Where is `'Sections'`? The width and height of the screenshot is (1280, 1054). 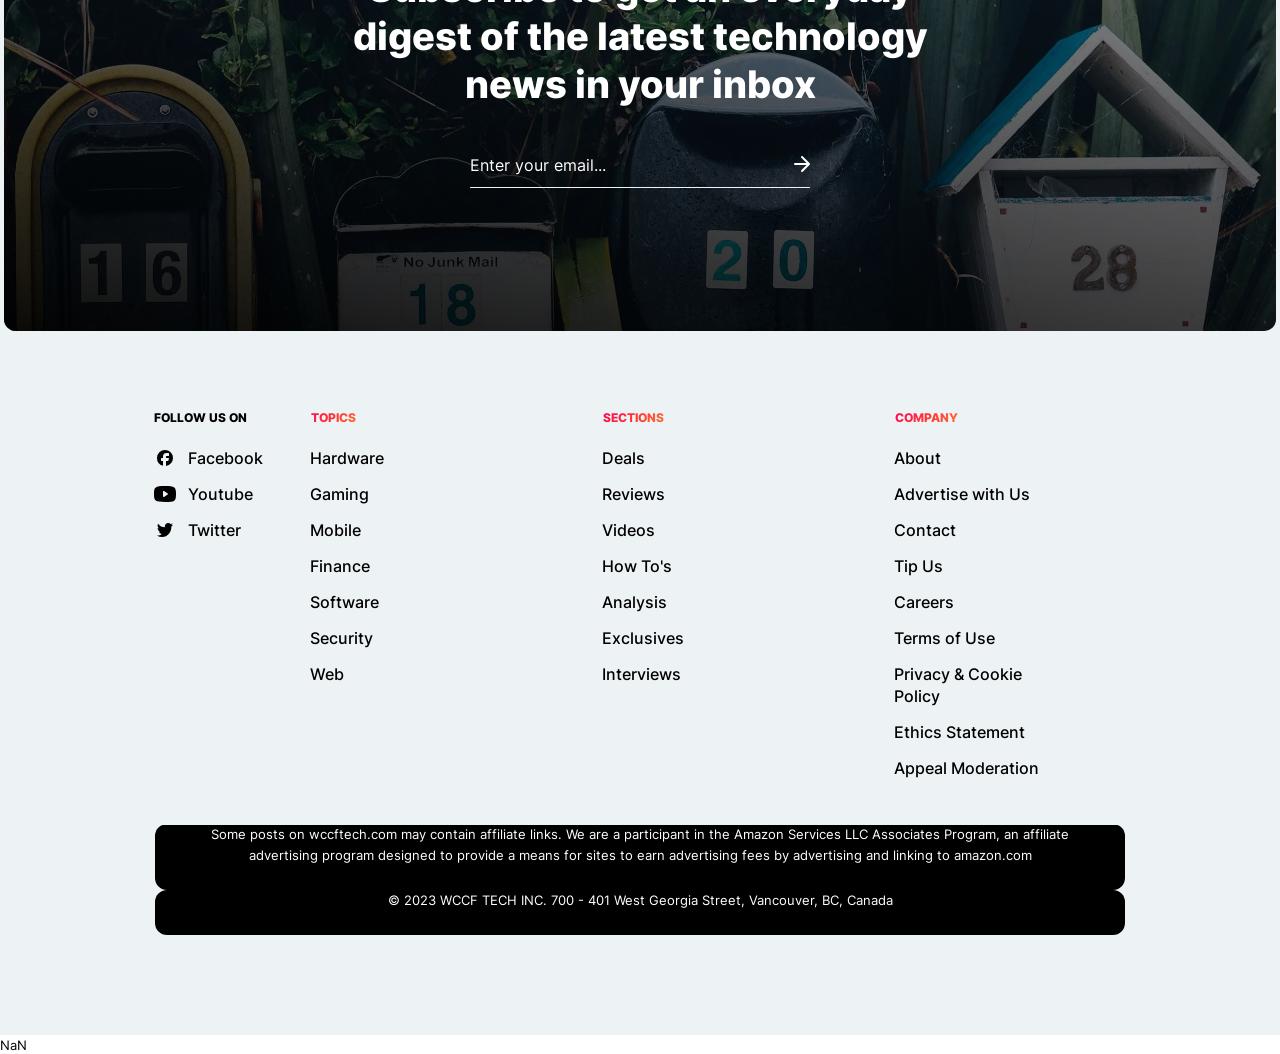
'Sections' is located at coordinates (602, 416).